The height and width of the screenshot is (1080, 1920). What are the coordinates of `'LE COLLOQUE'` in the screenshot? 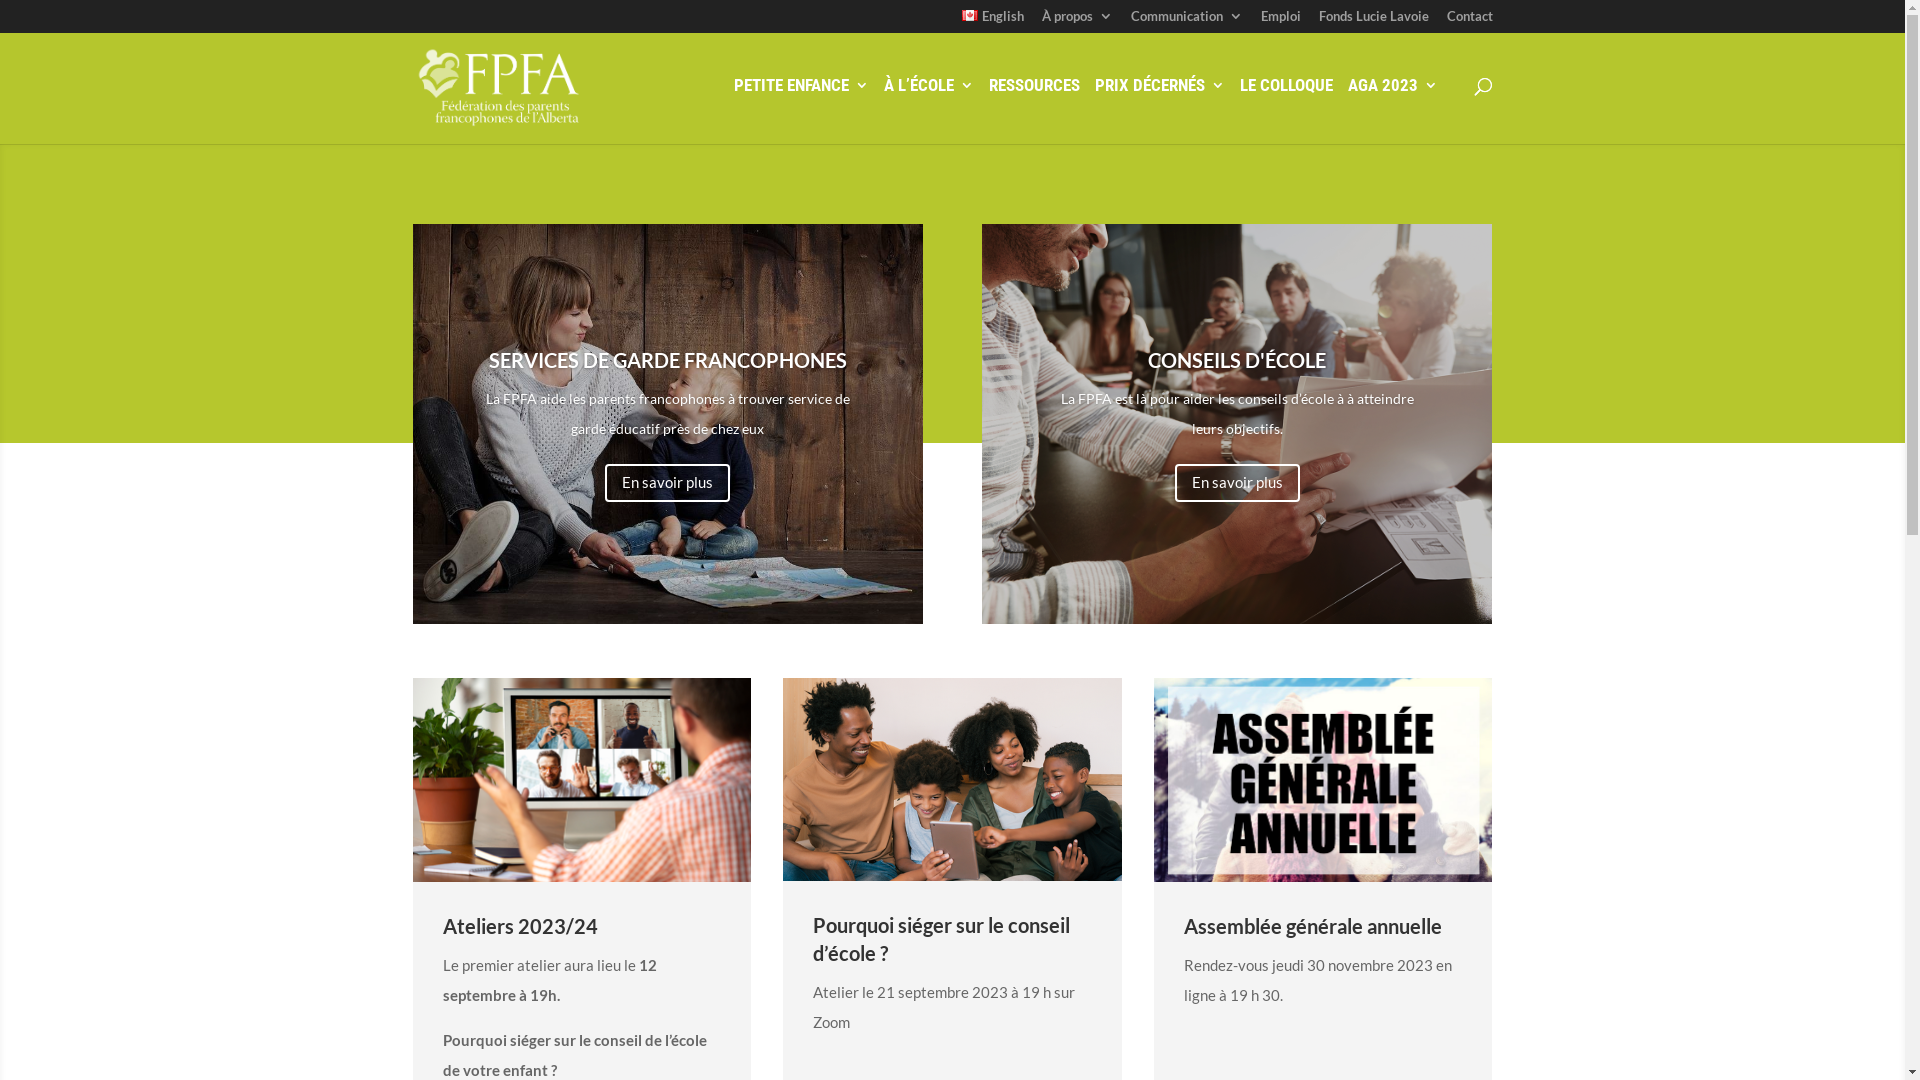 It's located at (1286, 107).